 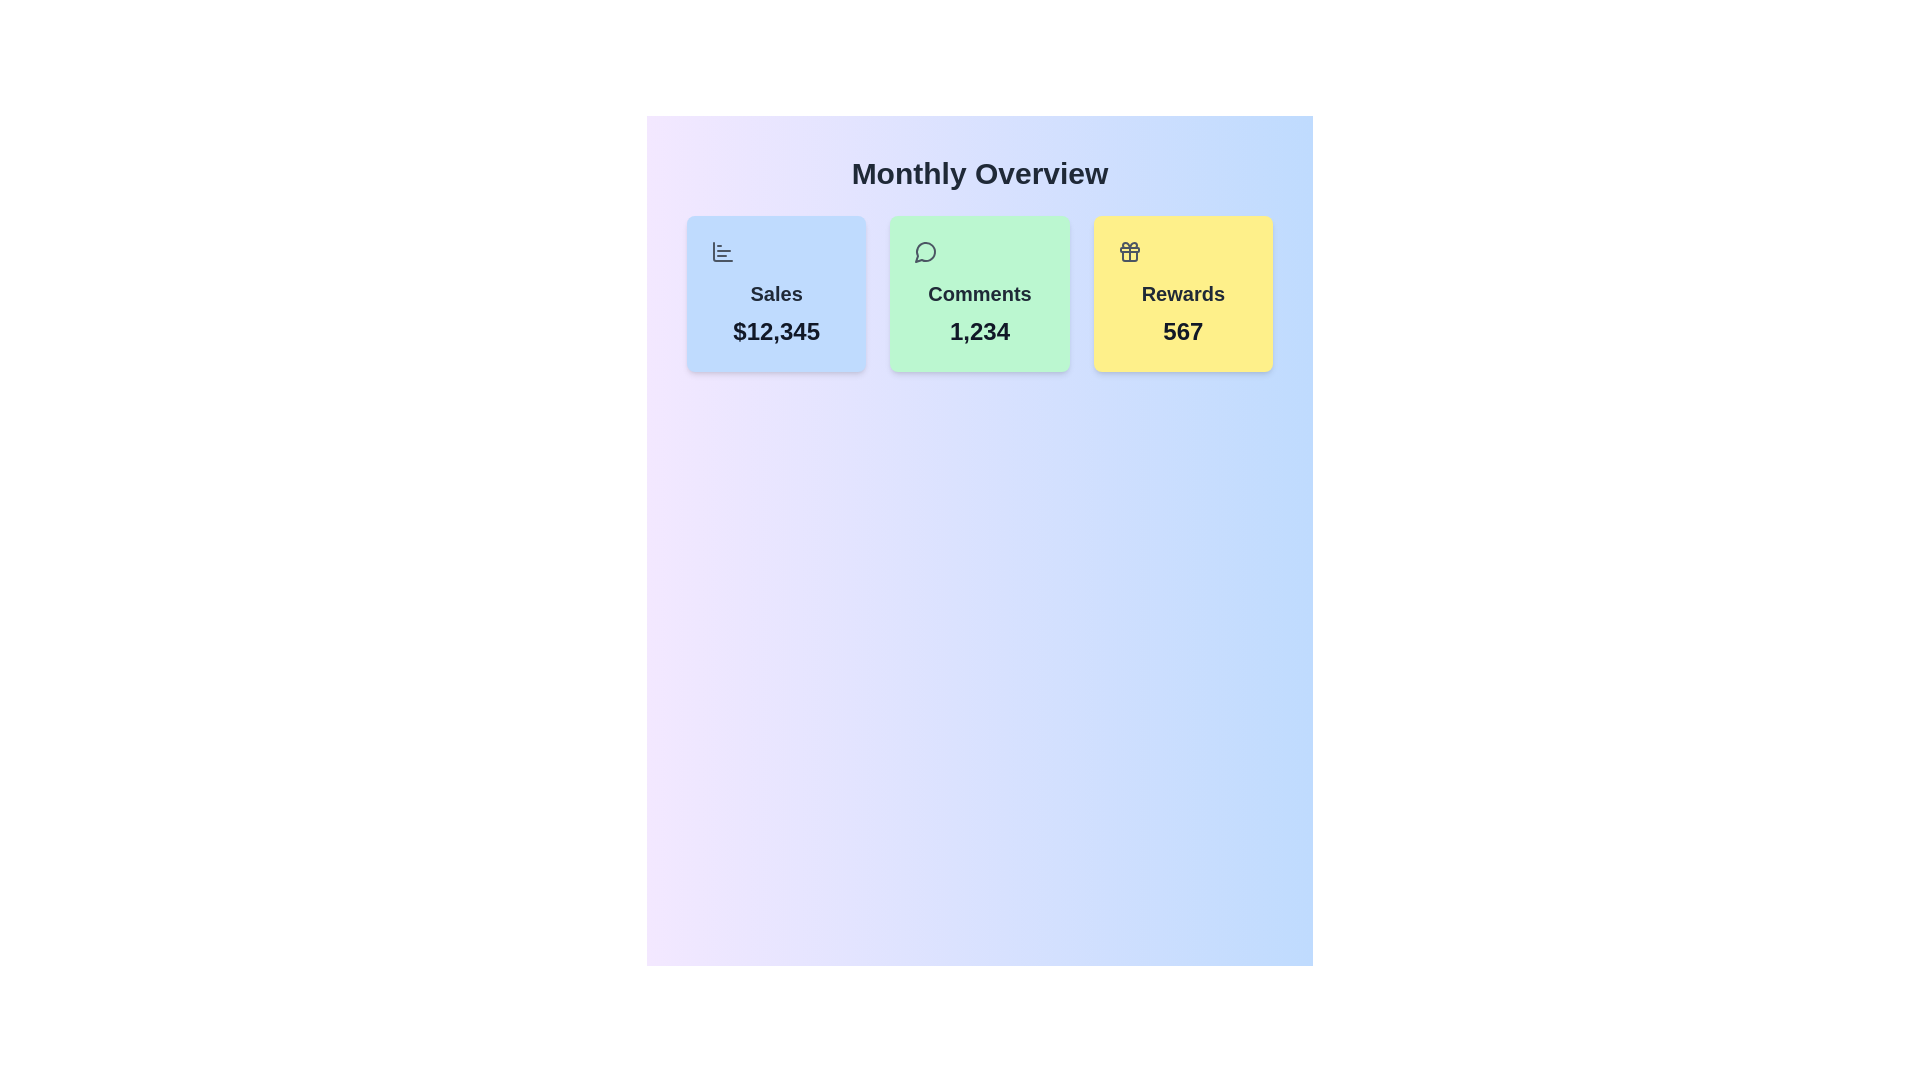 I want to click on the 'Comments' static text label, which is styled in bold dark gray on a light green background, located at the top of a green card in a three-card layout, so click(x=979, y=293).